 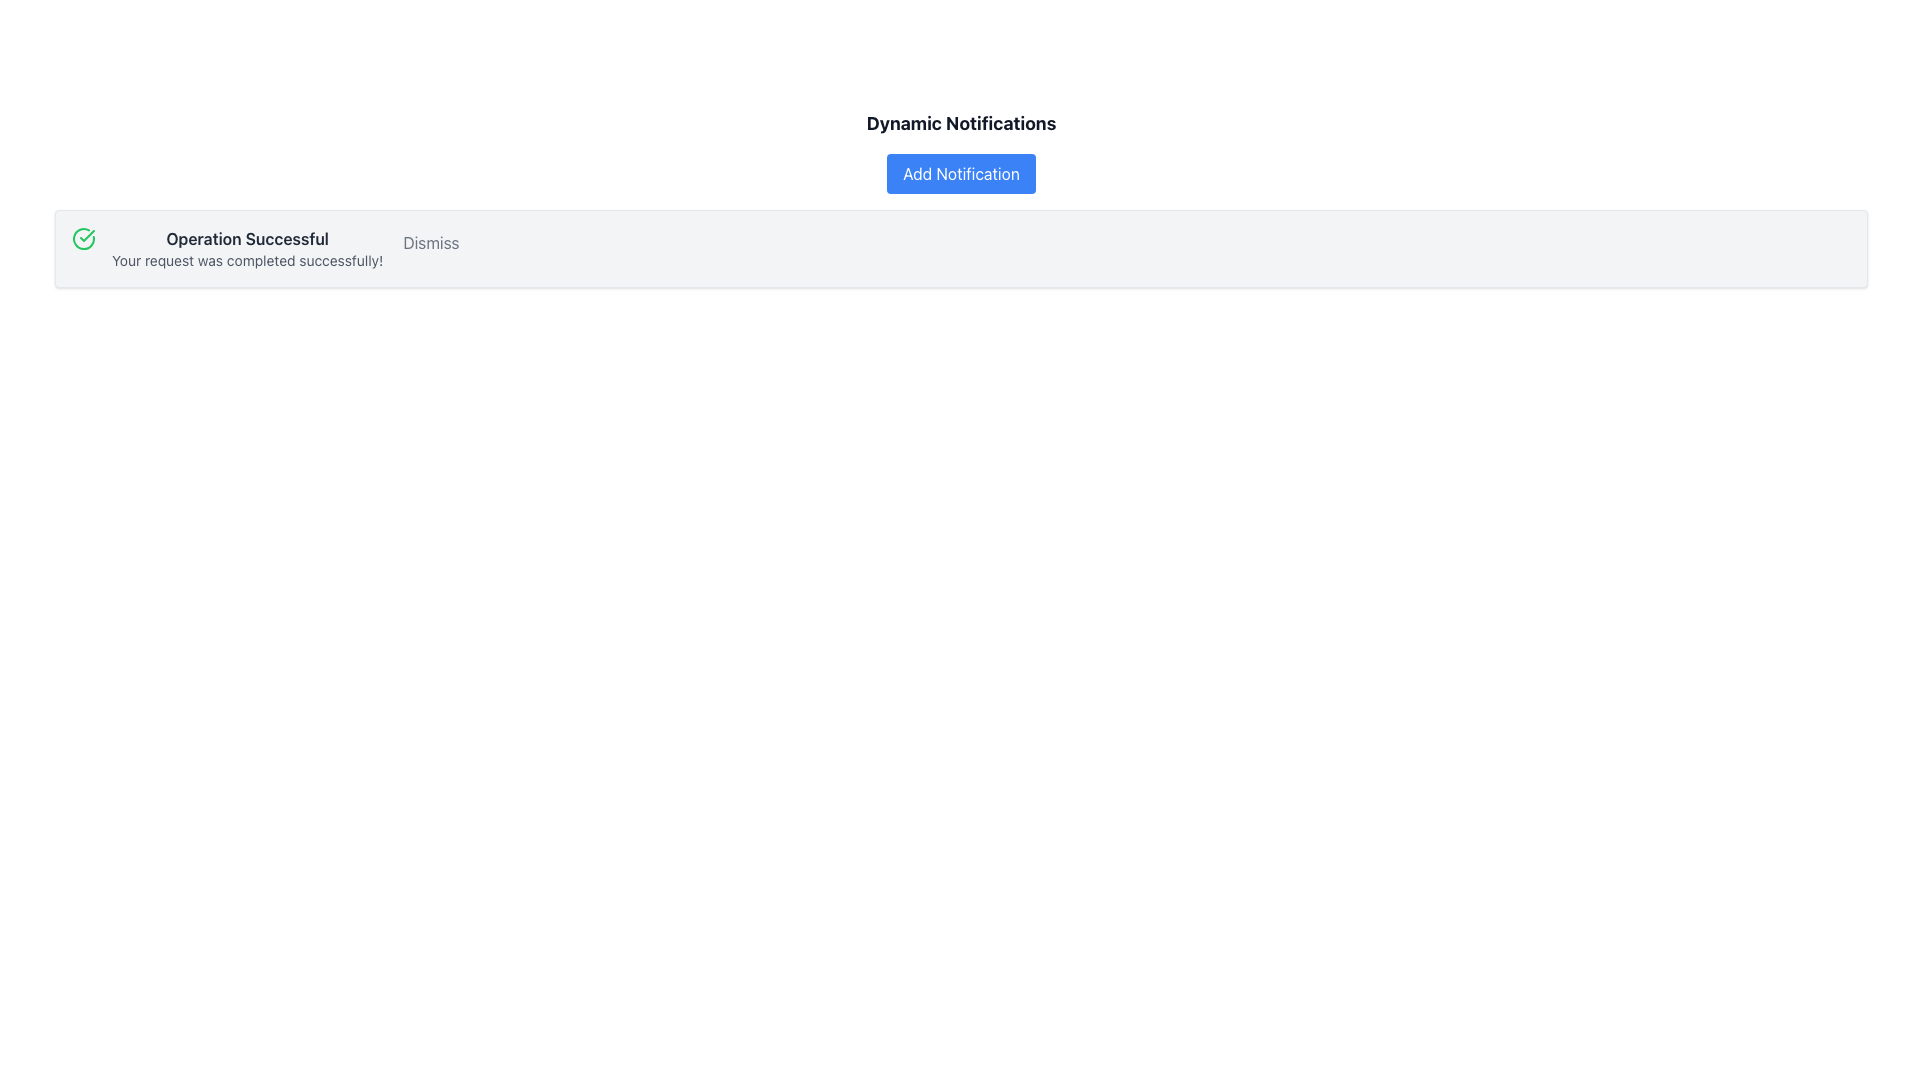 What do you see at coordinates (430, 242) in the screenshot?
I see `the 'Dismiss' button, which is a text label in gray font located at the far right of a success notification box, to observe its hover state` at bounding box center [430, 242].